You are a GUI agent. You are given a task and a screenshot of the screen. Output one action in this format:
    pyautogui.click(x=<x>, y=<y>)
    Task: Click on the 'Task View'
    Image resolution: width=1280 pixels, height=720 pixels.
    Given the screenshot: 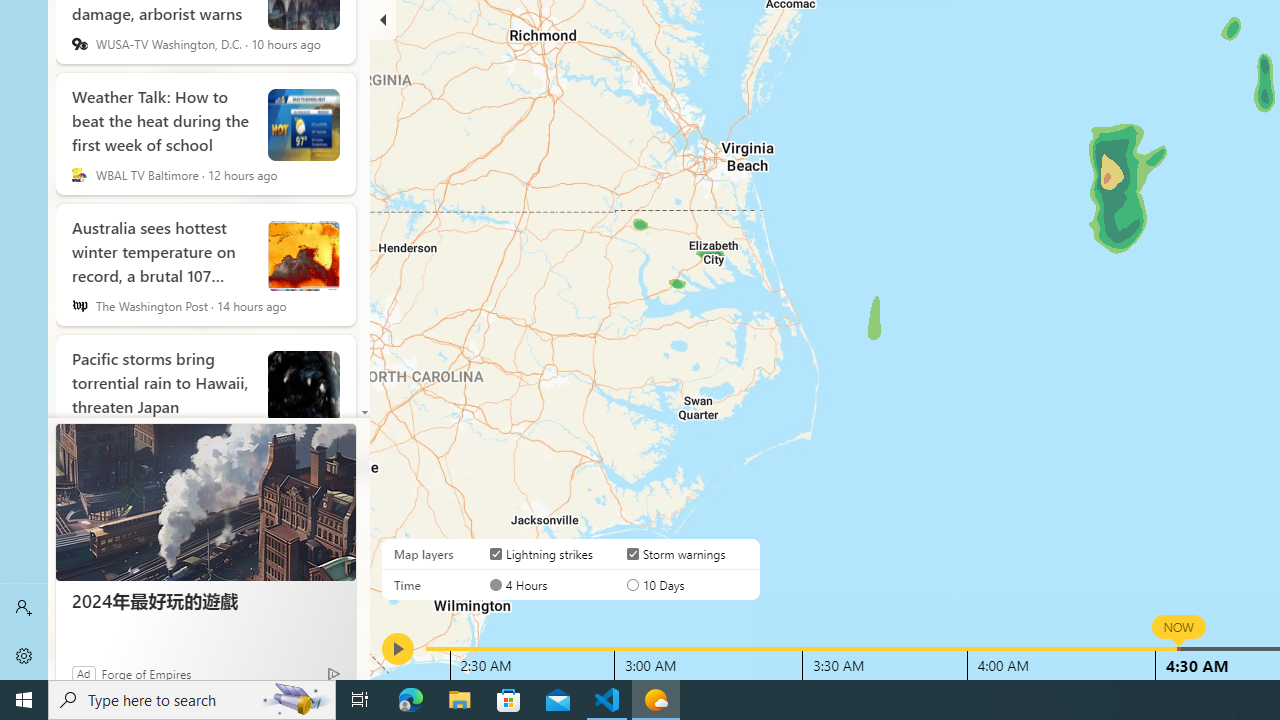 What is the action you would take?
    pyautogui.click(x=359, y=698)
    